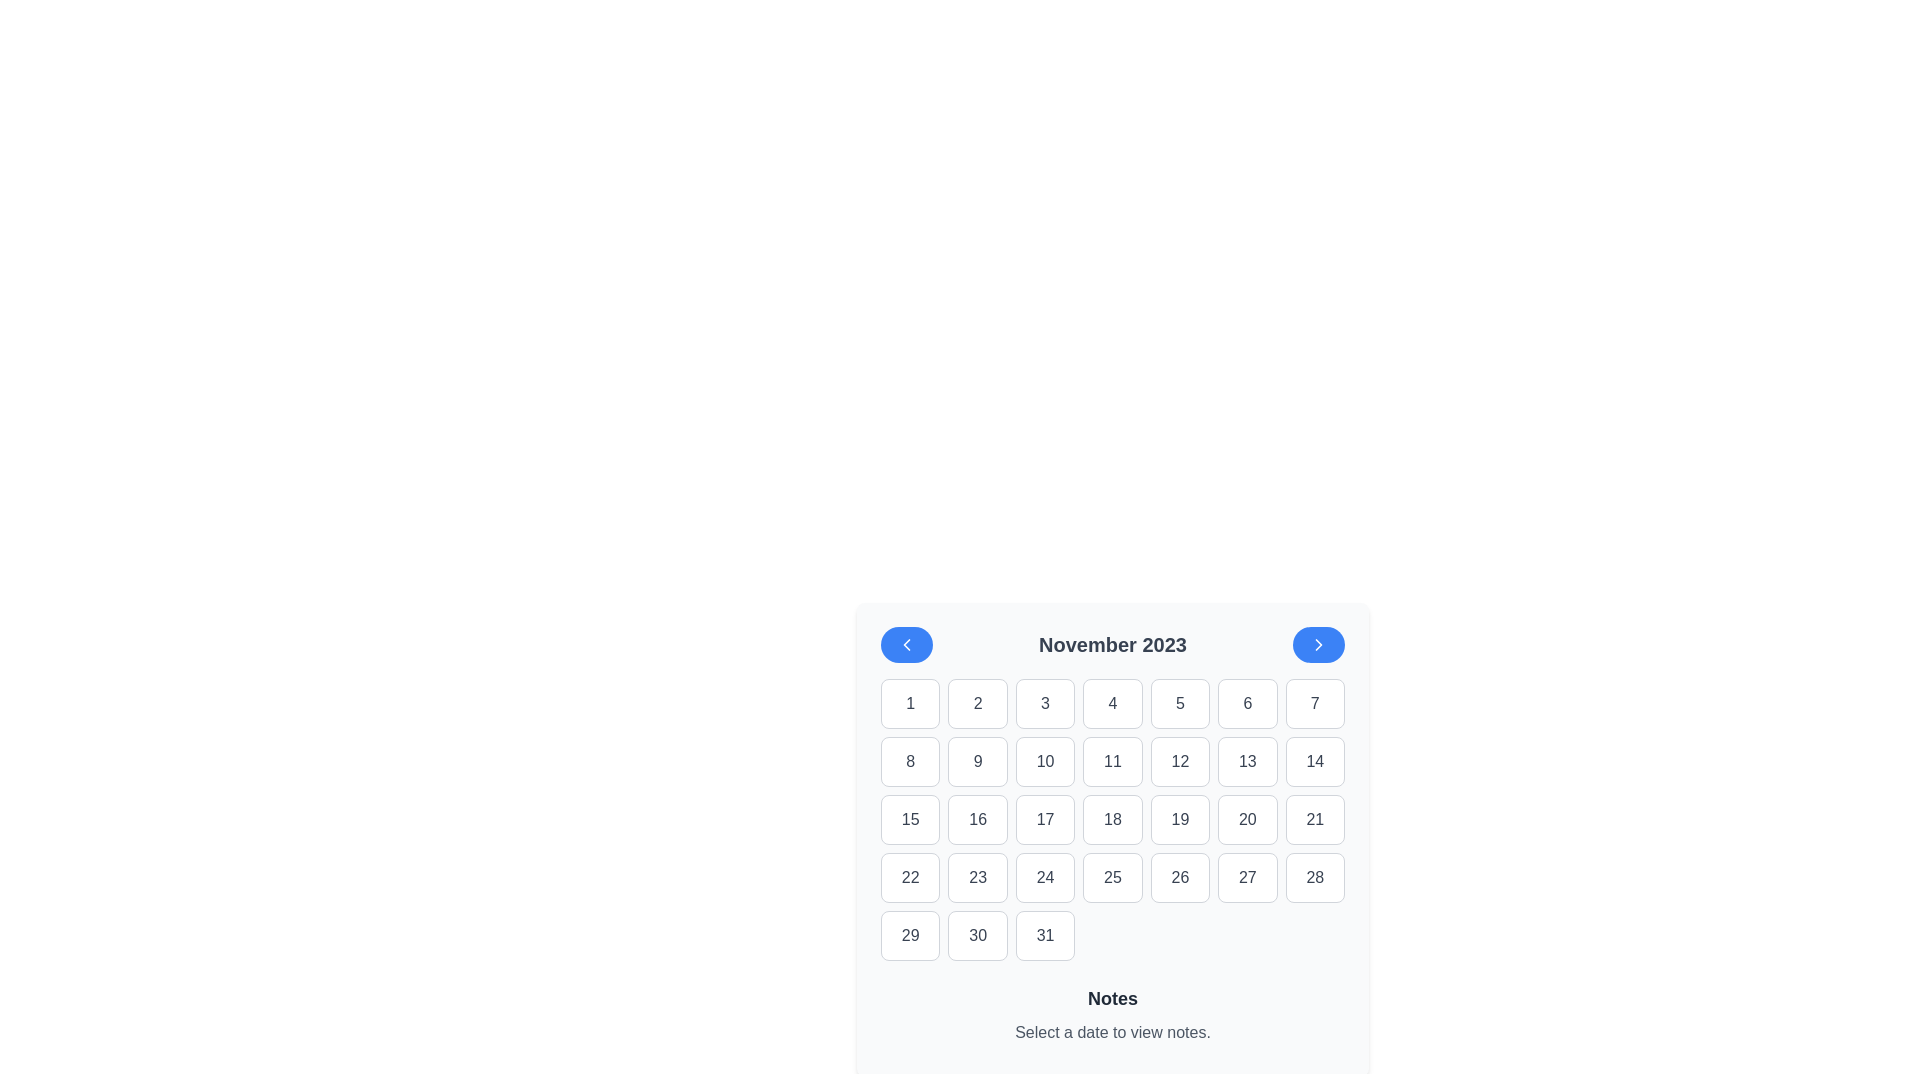 The image size is (1920, 1080). Describe the element at coordinates (909, 762) in the screenshot. I see `the button representing the date '8' in the calendar interface` at that location.